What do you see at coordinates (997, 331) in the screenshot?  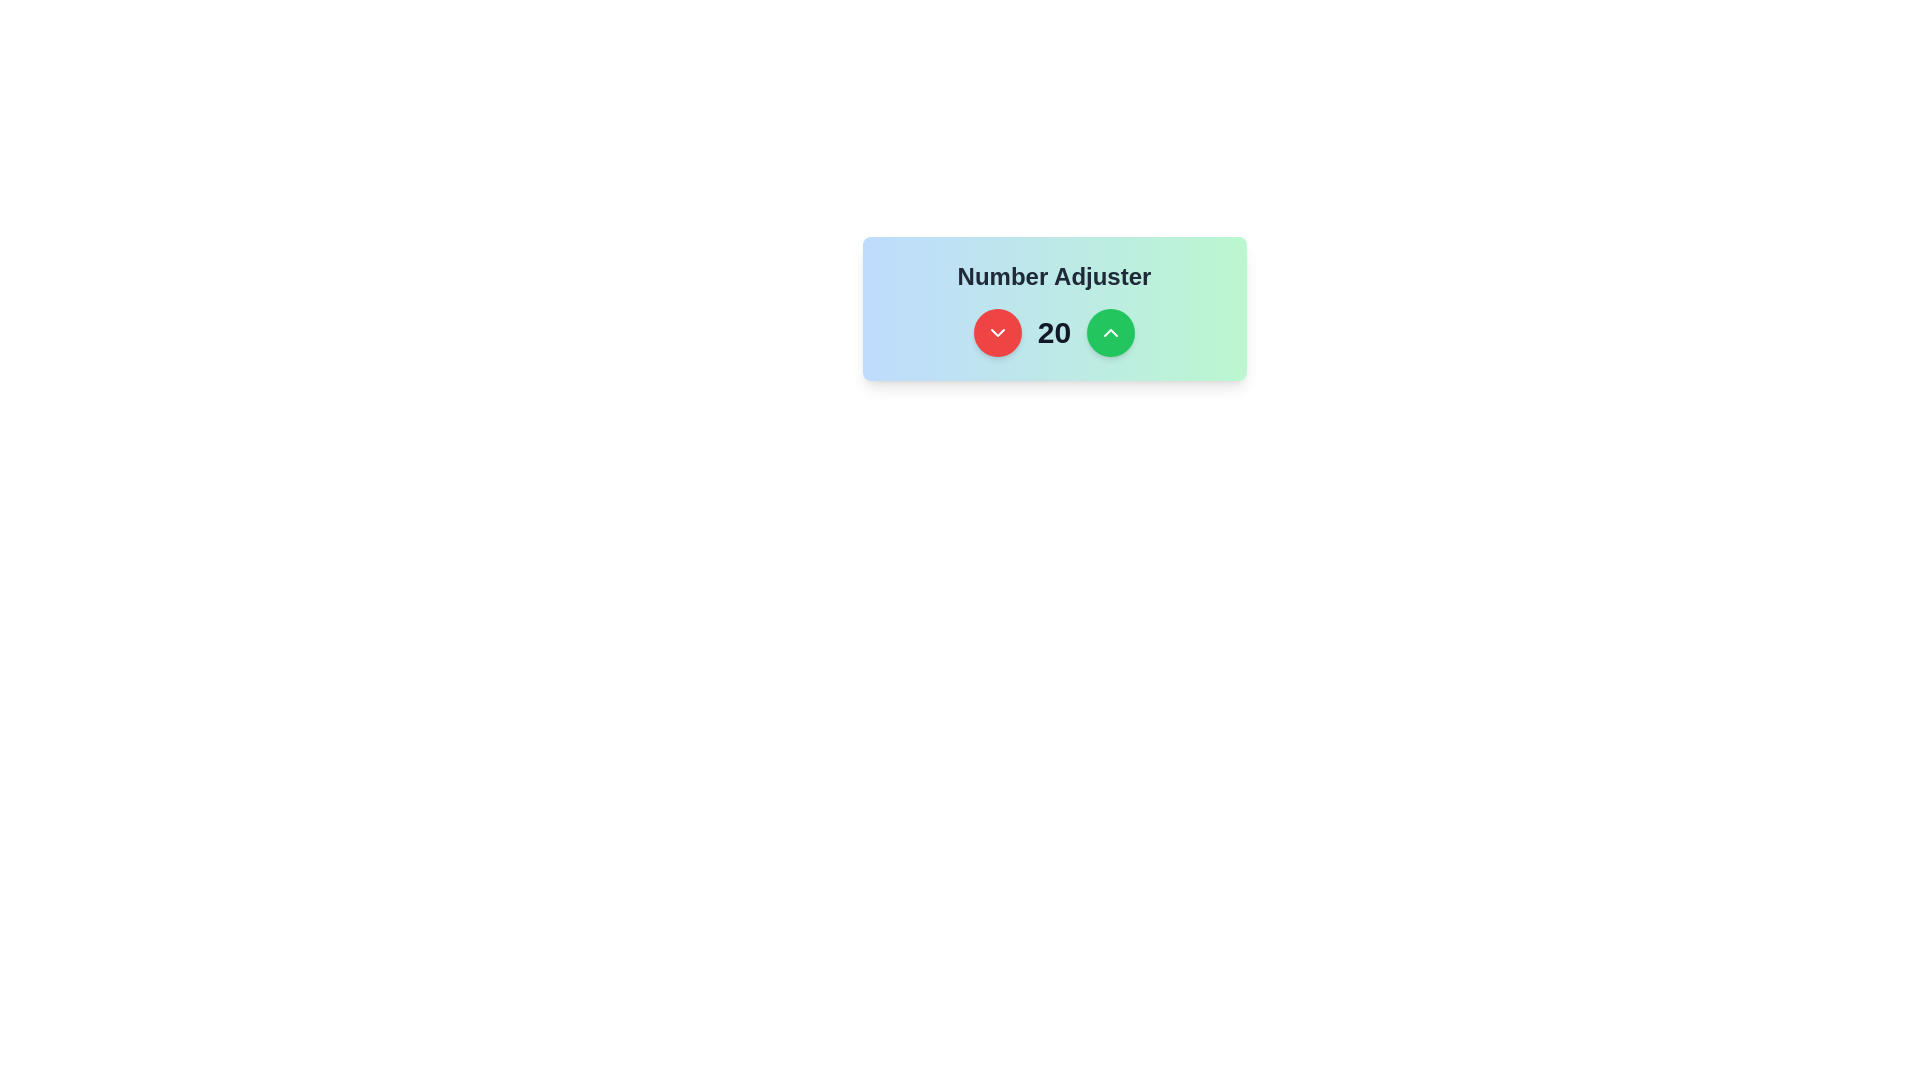 I see `the downward navigation icon located within the red circular button on the left side of the horizontal group under the 'Number Adjuster' label` at bounding box center [997, 331].